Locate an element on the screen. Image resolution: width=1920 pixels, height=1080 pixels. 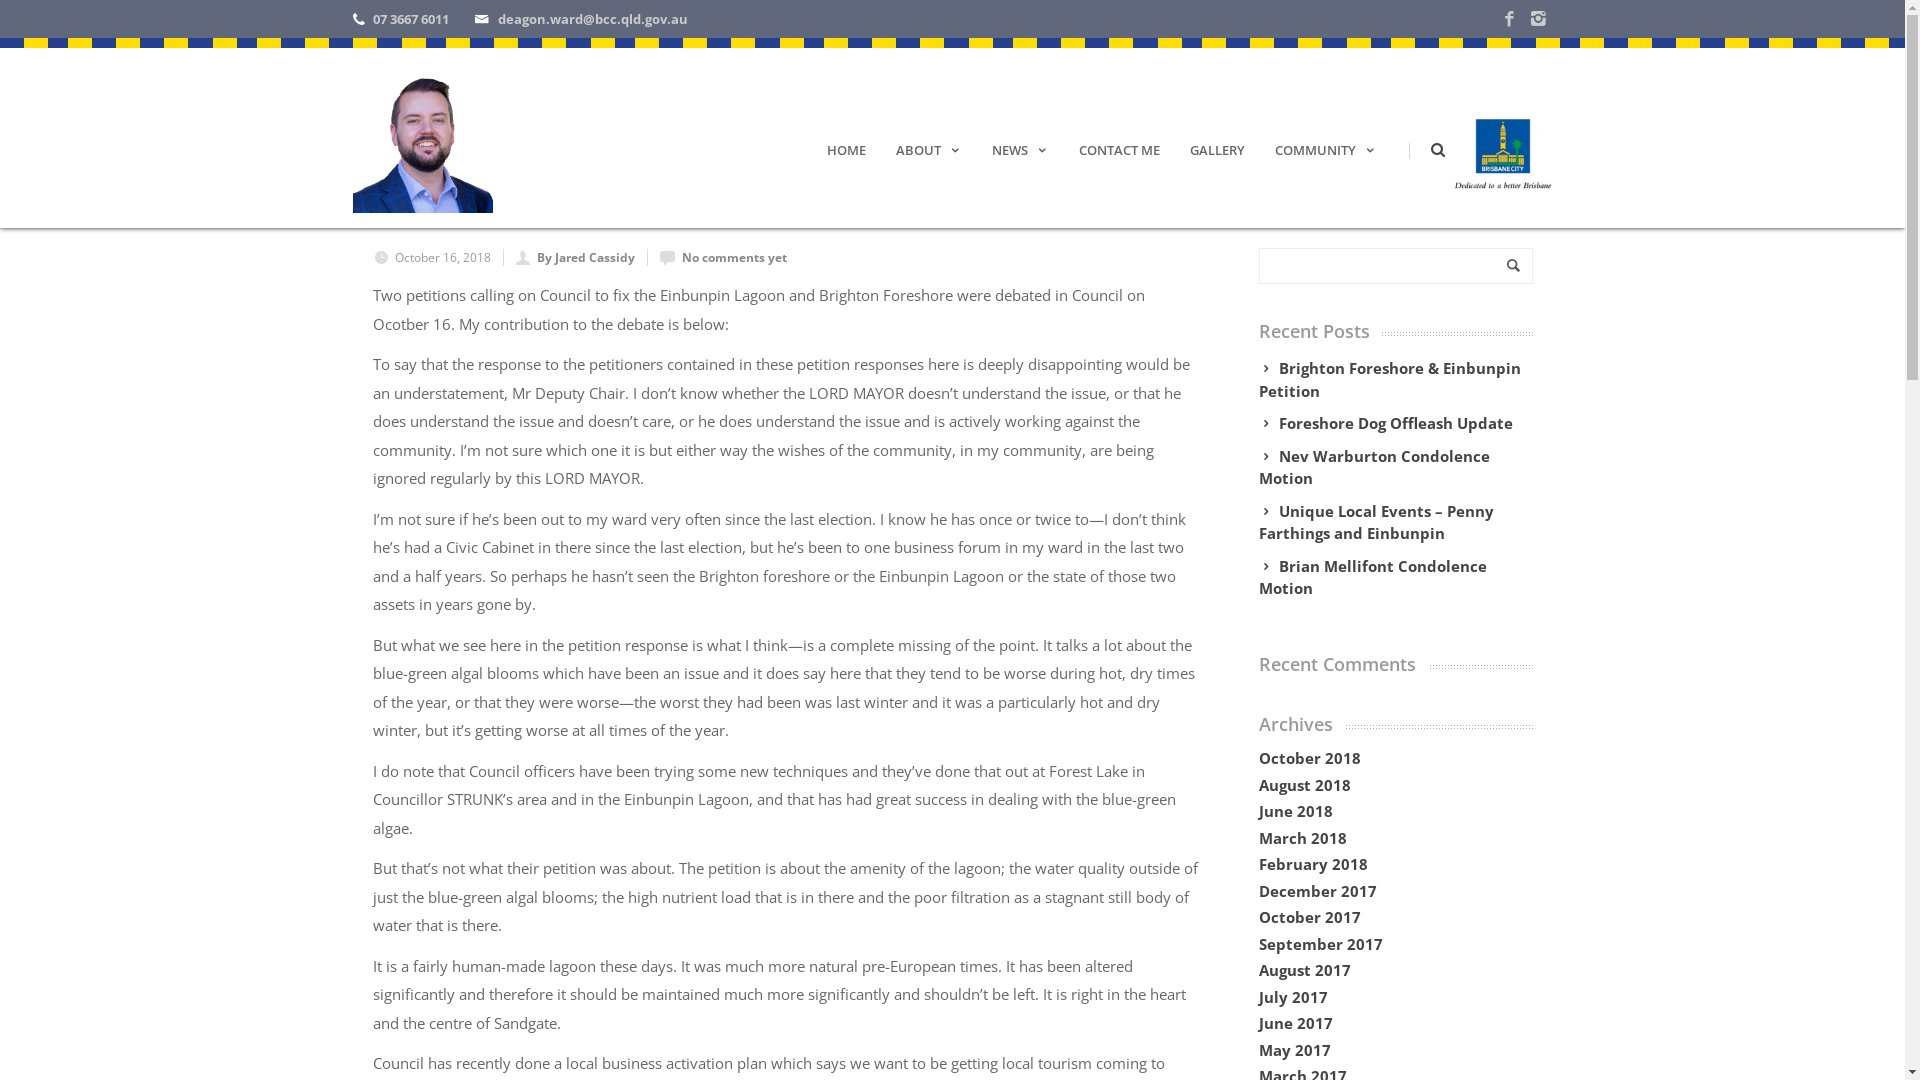
'July 2017' is located at coordinates (1292, 996).